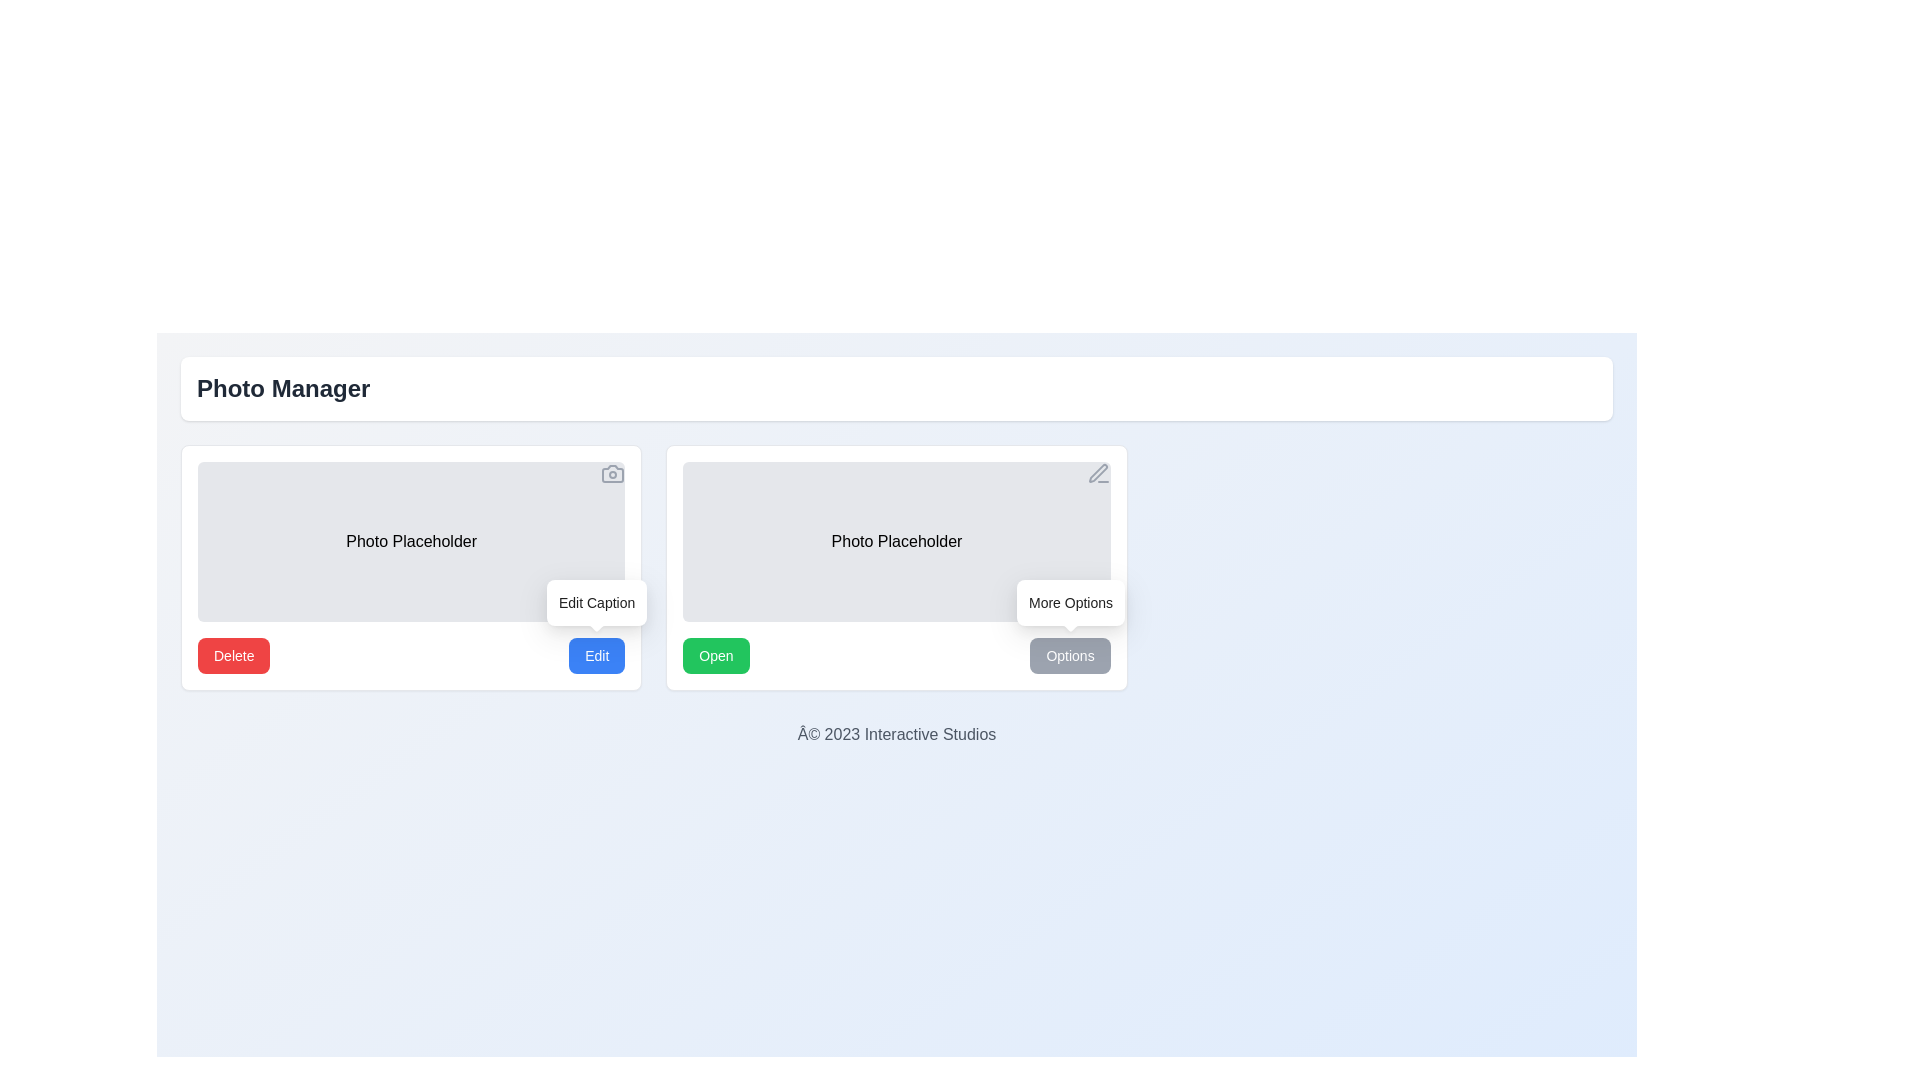 This screenshot has height=1080, width=1920. I want to click on the small pen icon button located in the upper-right corner of the photo placeholder area, so click(1097, 474).